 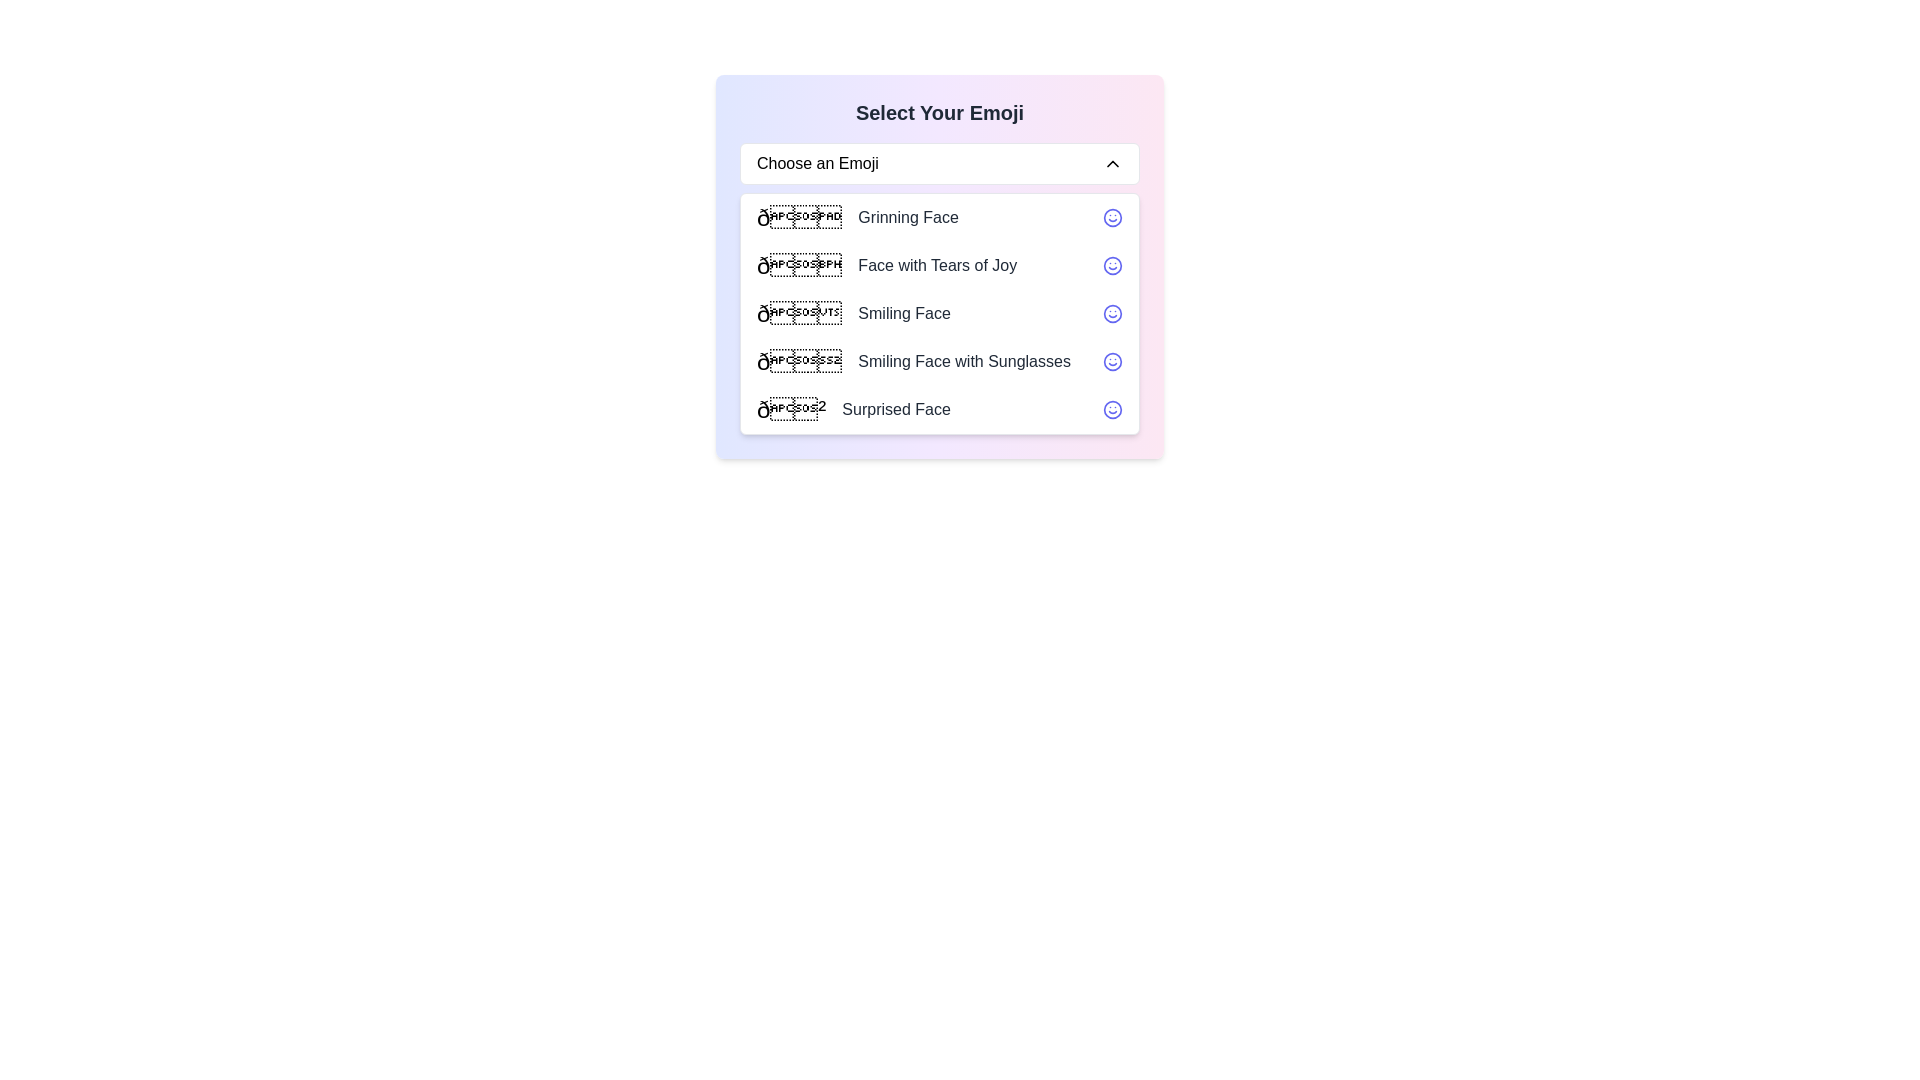 What do you see at coordinates (939, 362) in the screenshot?
I see `the fourth entry in the emoji selection dropdown menu` at bounding box center [939, 362].